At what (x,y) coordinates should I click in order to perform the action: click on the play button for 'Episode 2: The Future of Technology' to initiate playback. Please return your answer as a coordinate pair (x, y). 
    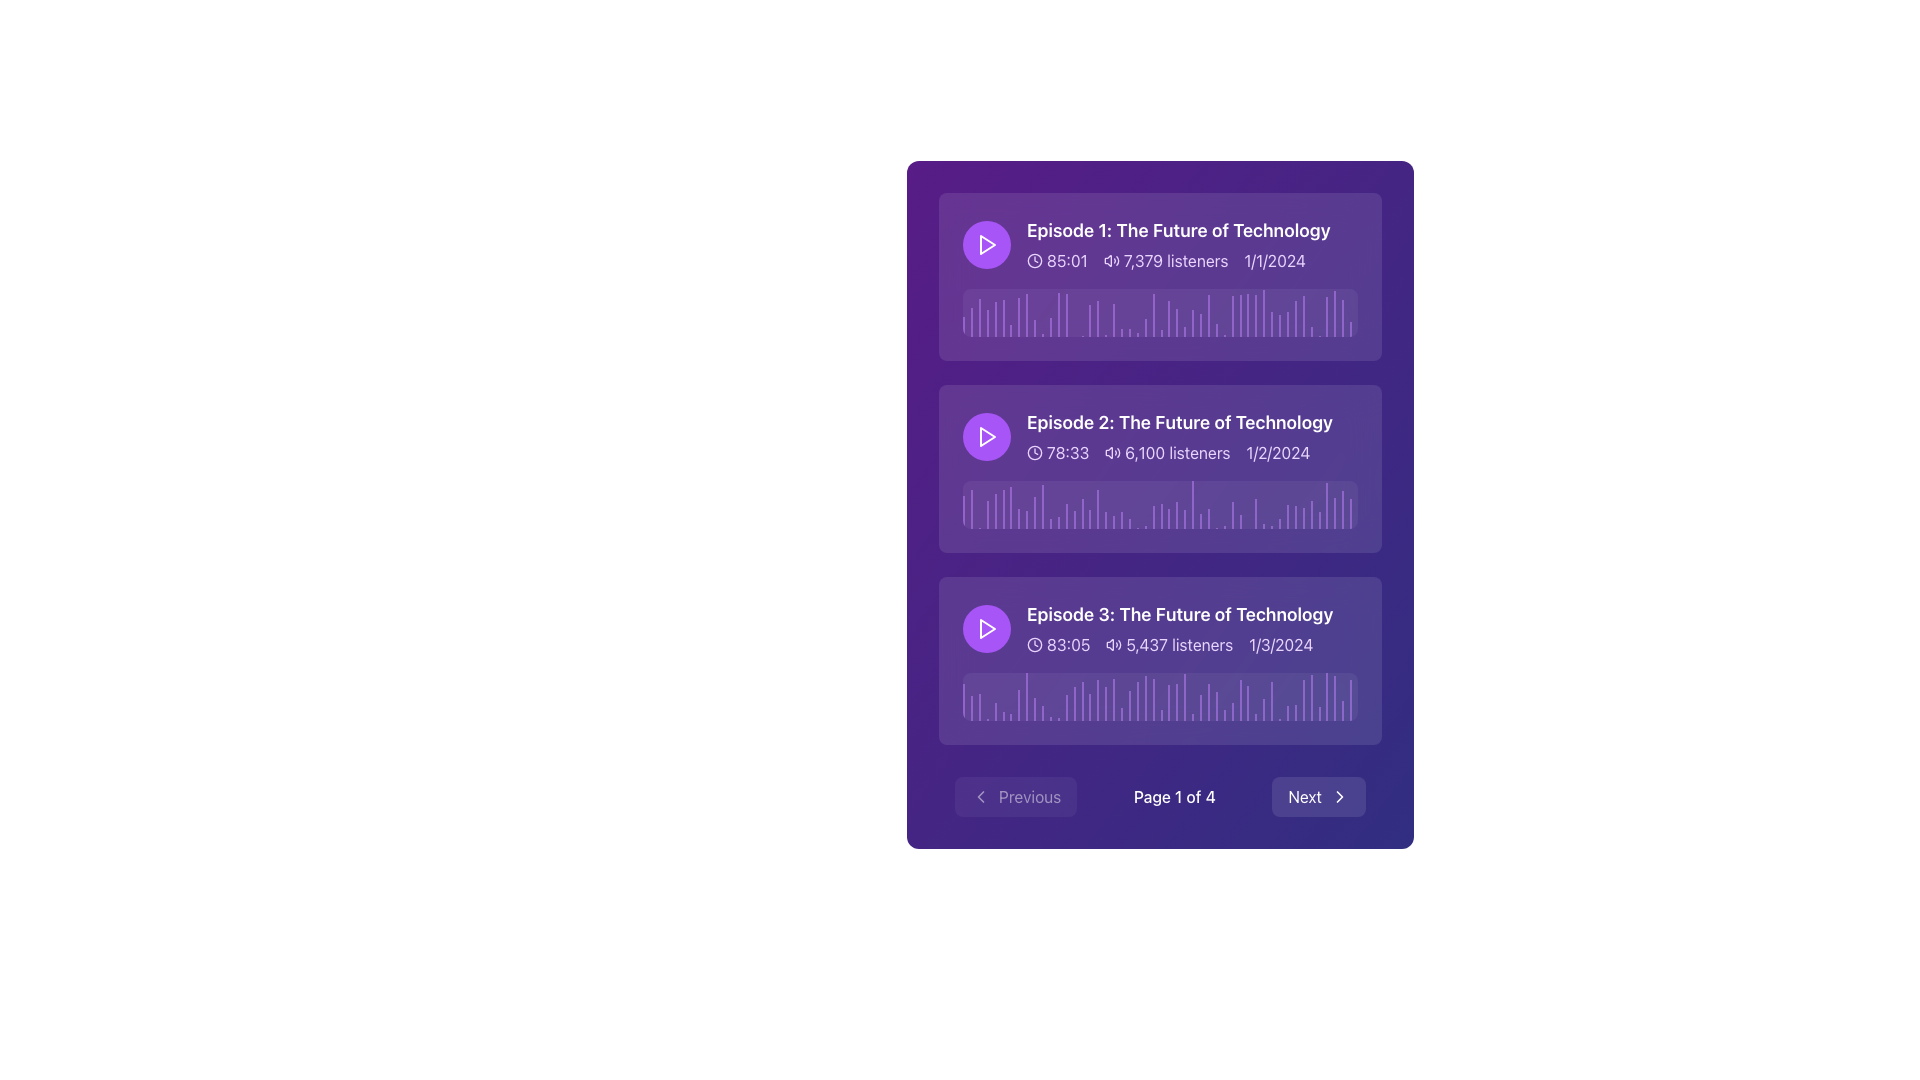
    Looking at the image, I should click on (987, 435).